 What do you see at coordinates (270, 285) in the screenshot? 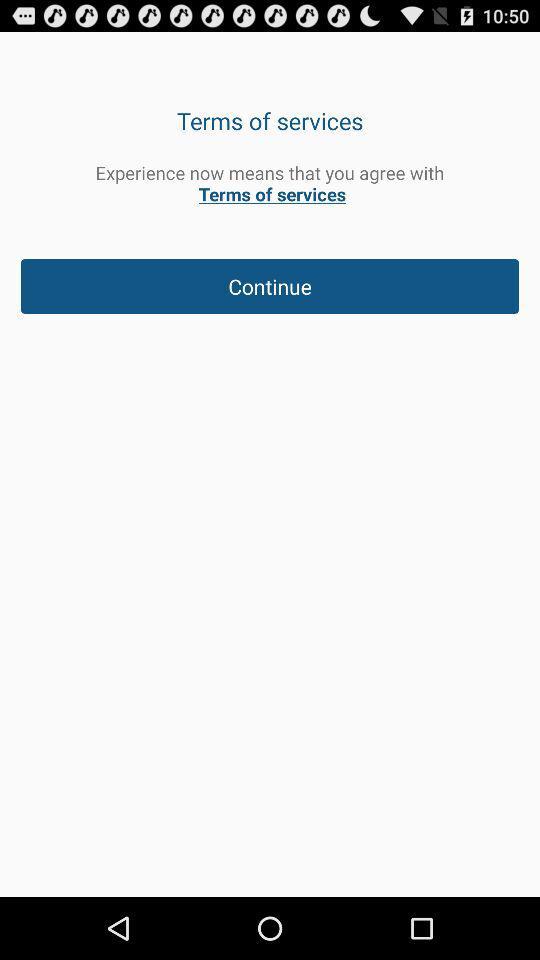
I see `continue icon` at bounding box center [270, 285].